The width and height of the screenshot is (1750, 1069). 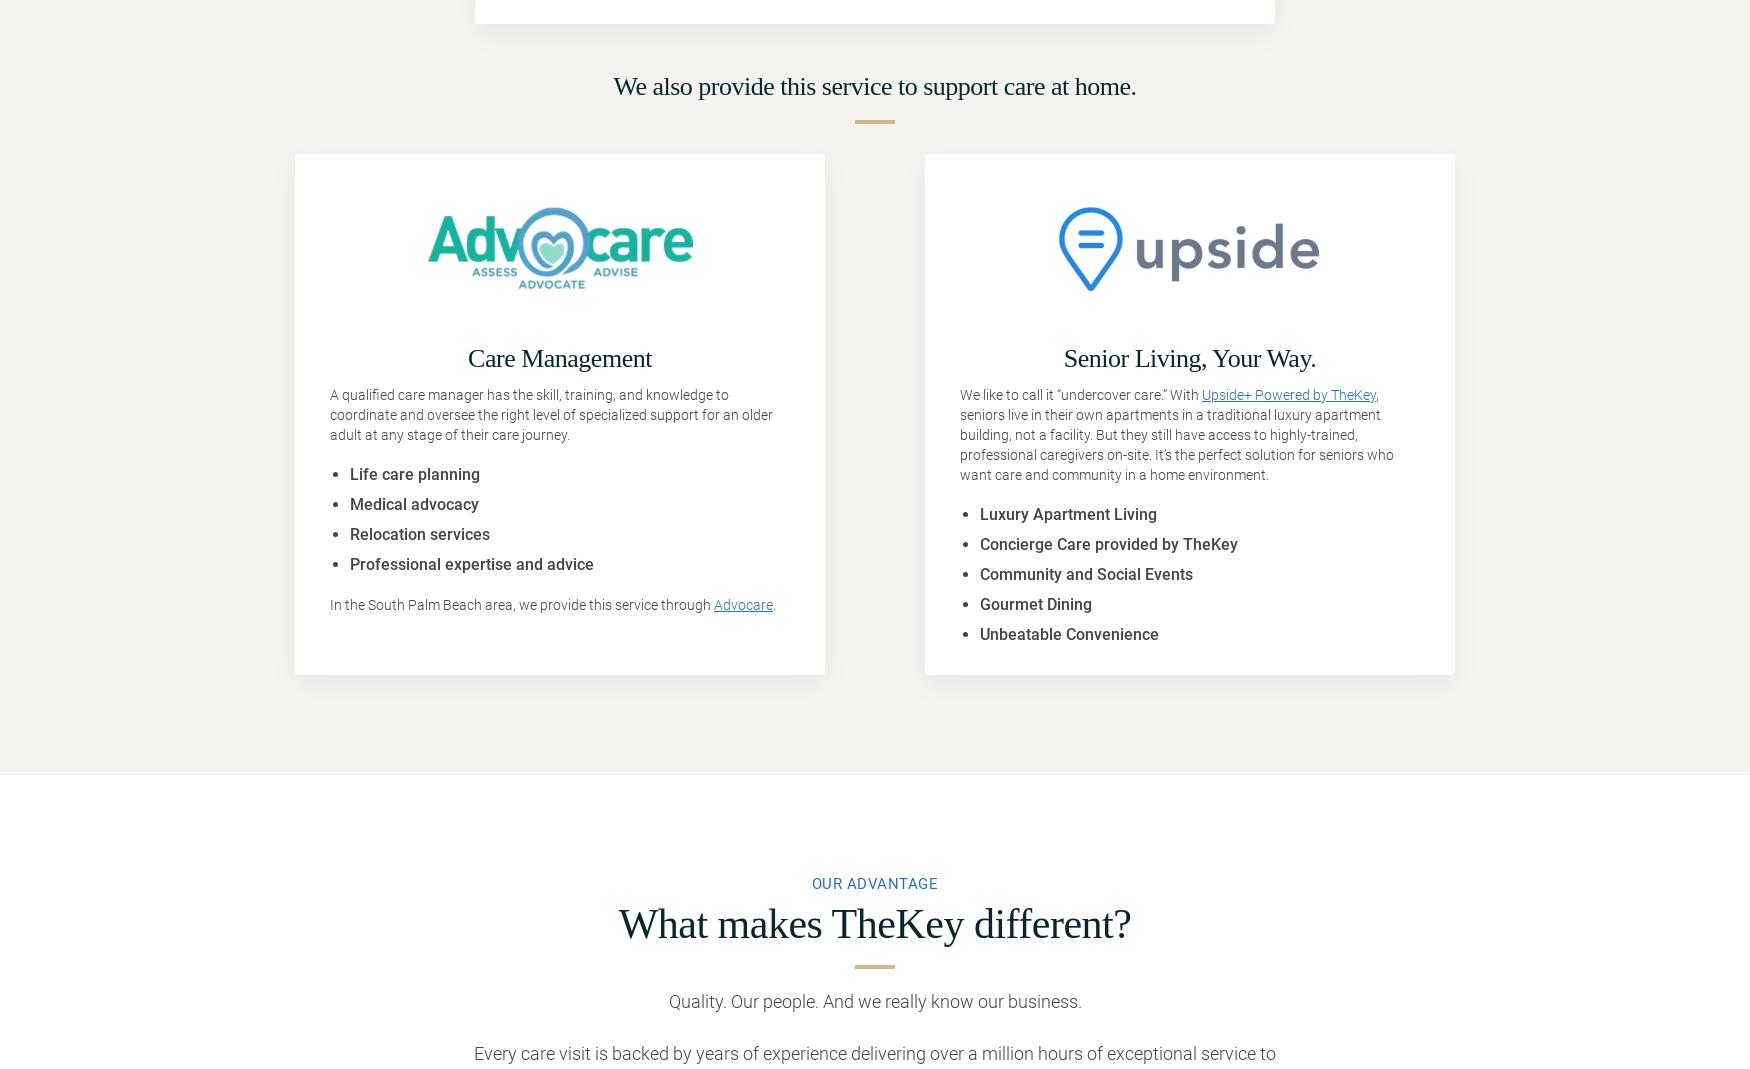 I want to click on 'We also provide this service to support care at home.', so click(x=874, y=85).